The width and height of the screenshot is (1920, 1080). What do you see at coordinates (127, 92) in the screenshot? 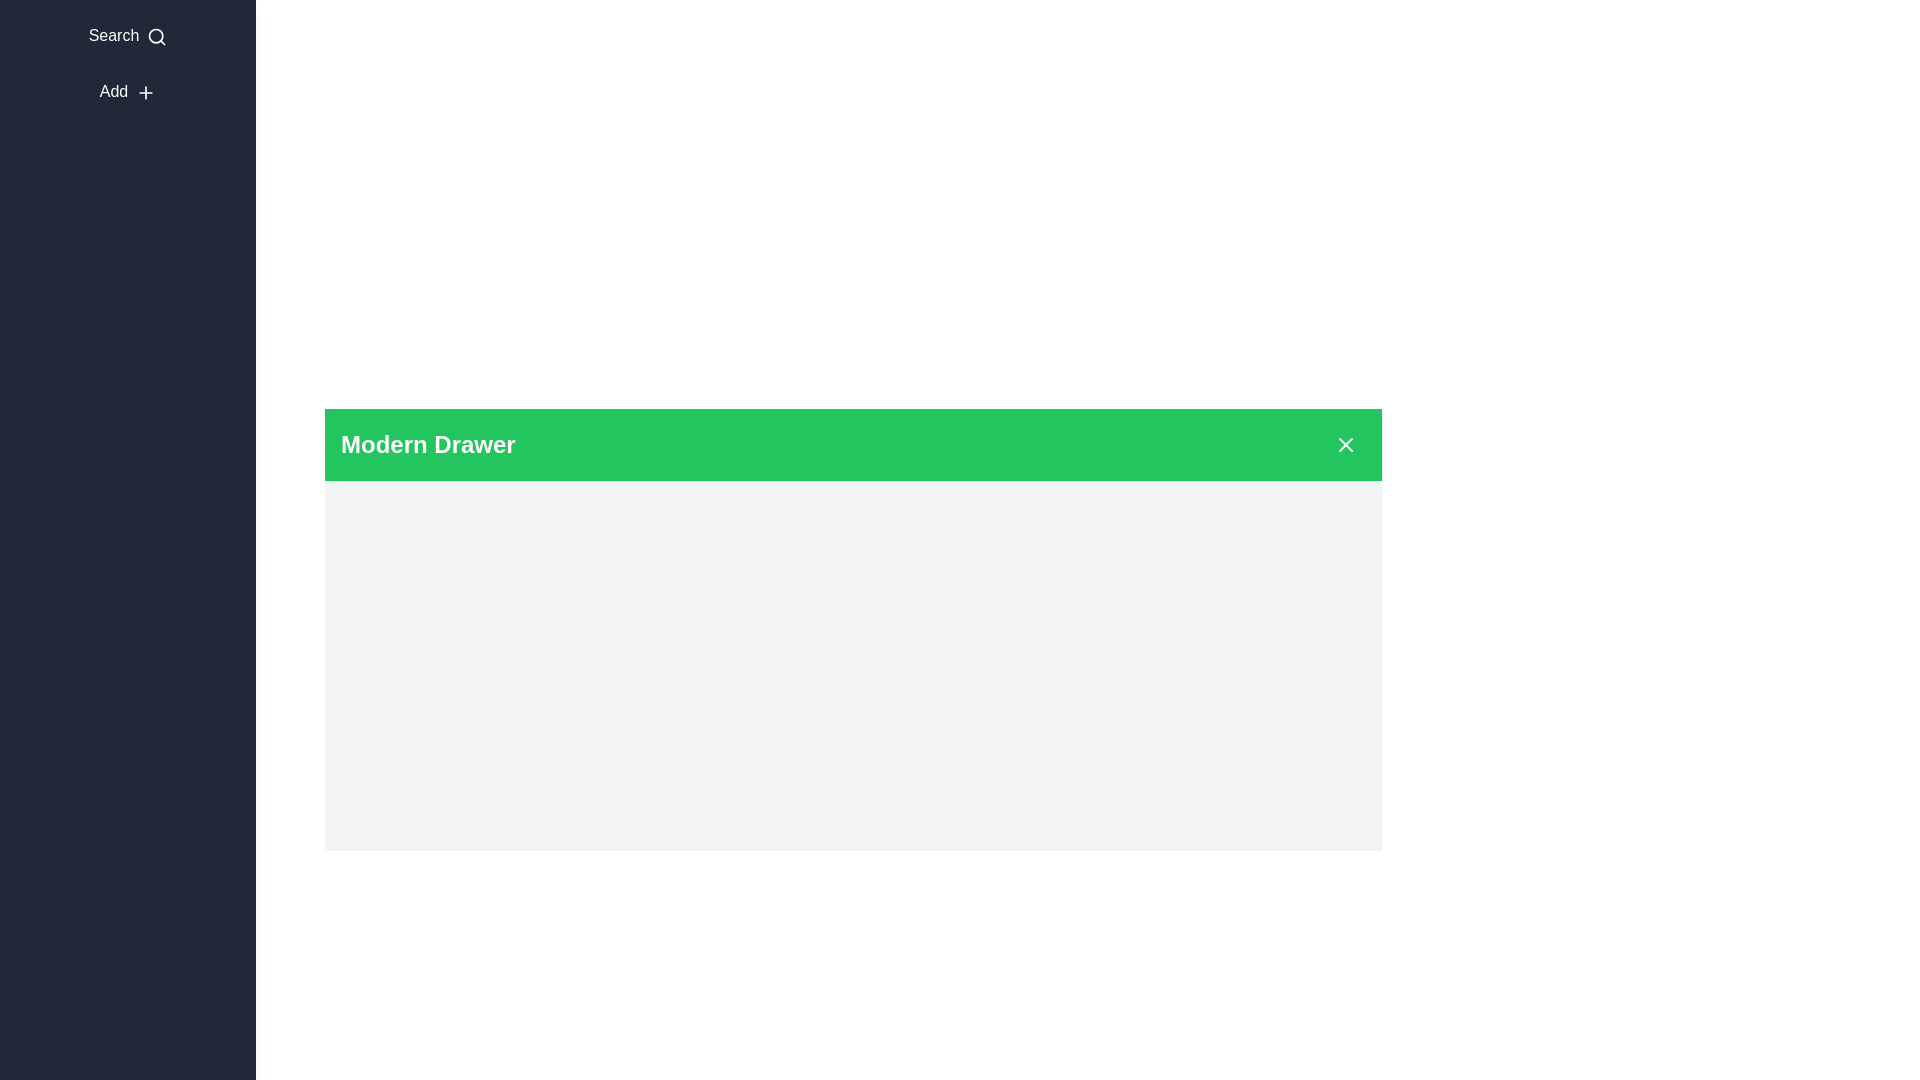
I see `the 'Add' button, which is a horizontal button with a '+' icon, positioned below the 'Search' button in the top-left section of the interface` at bounding box center [127, 92].